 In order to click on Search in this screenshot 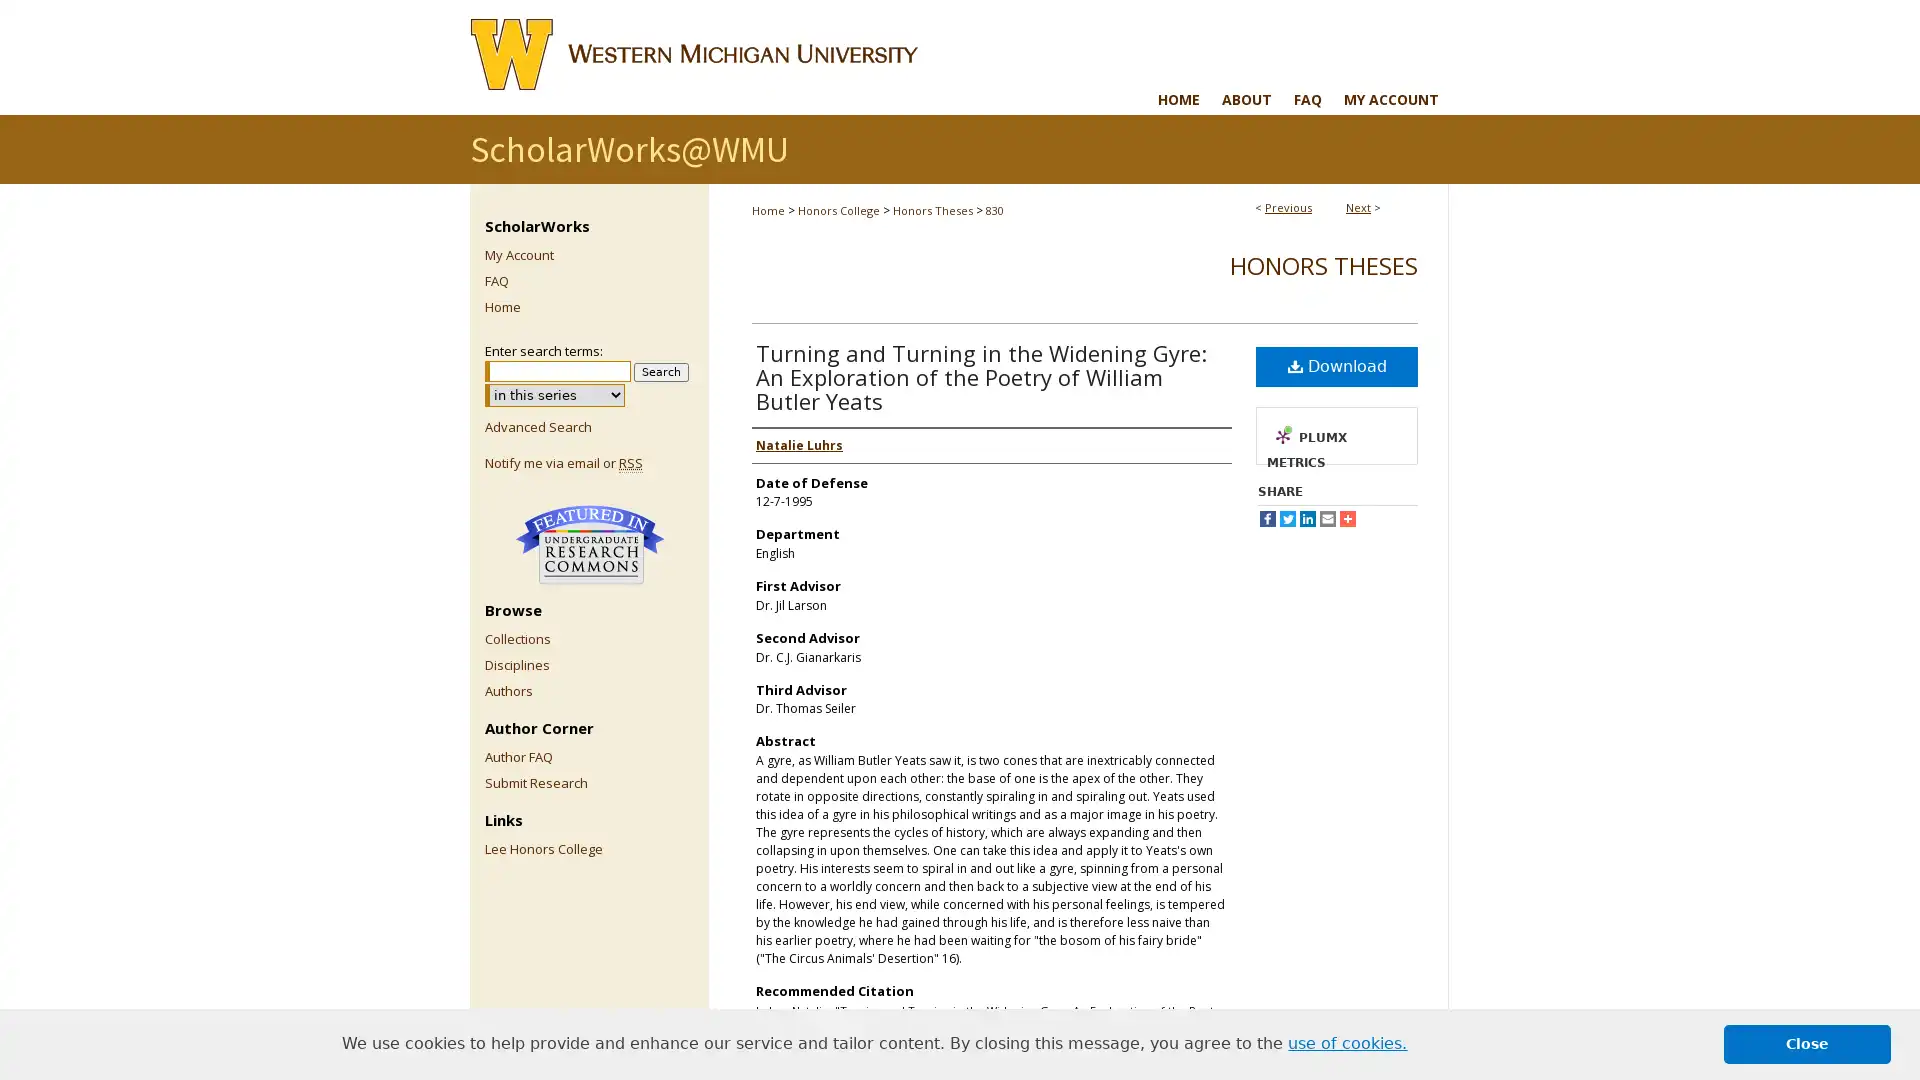, I will do `click(661, 372)`.